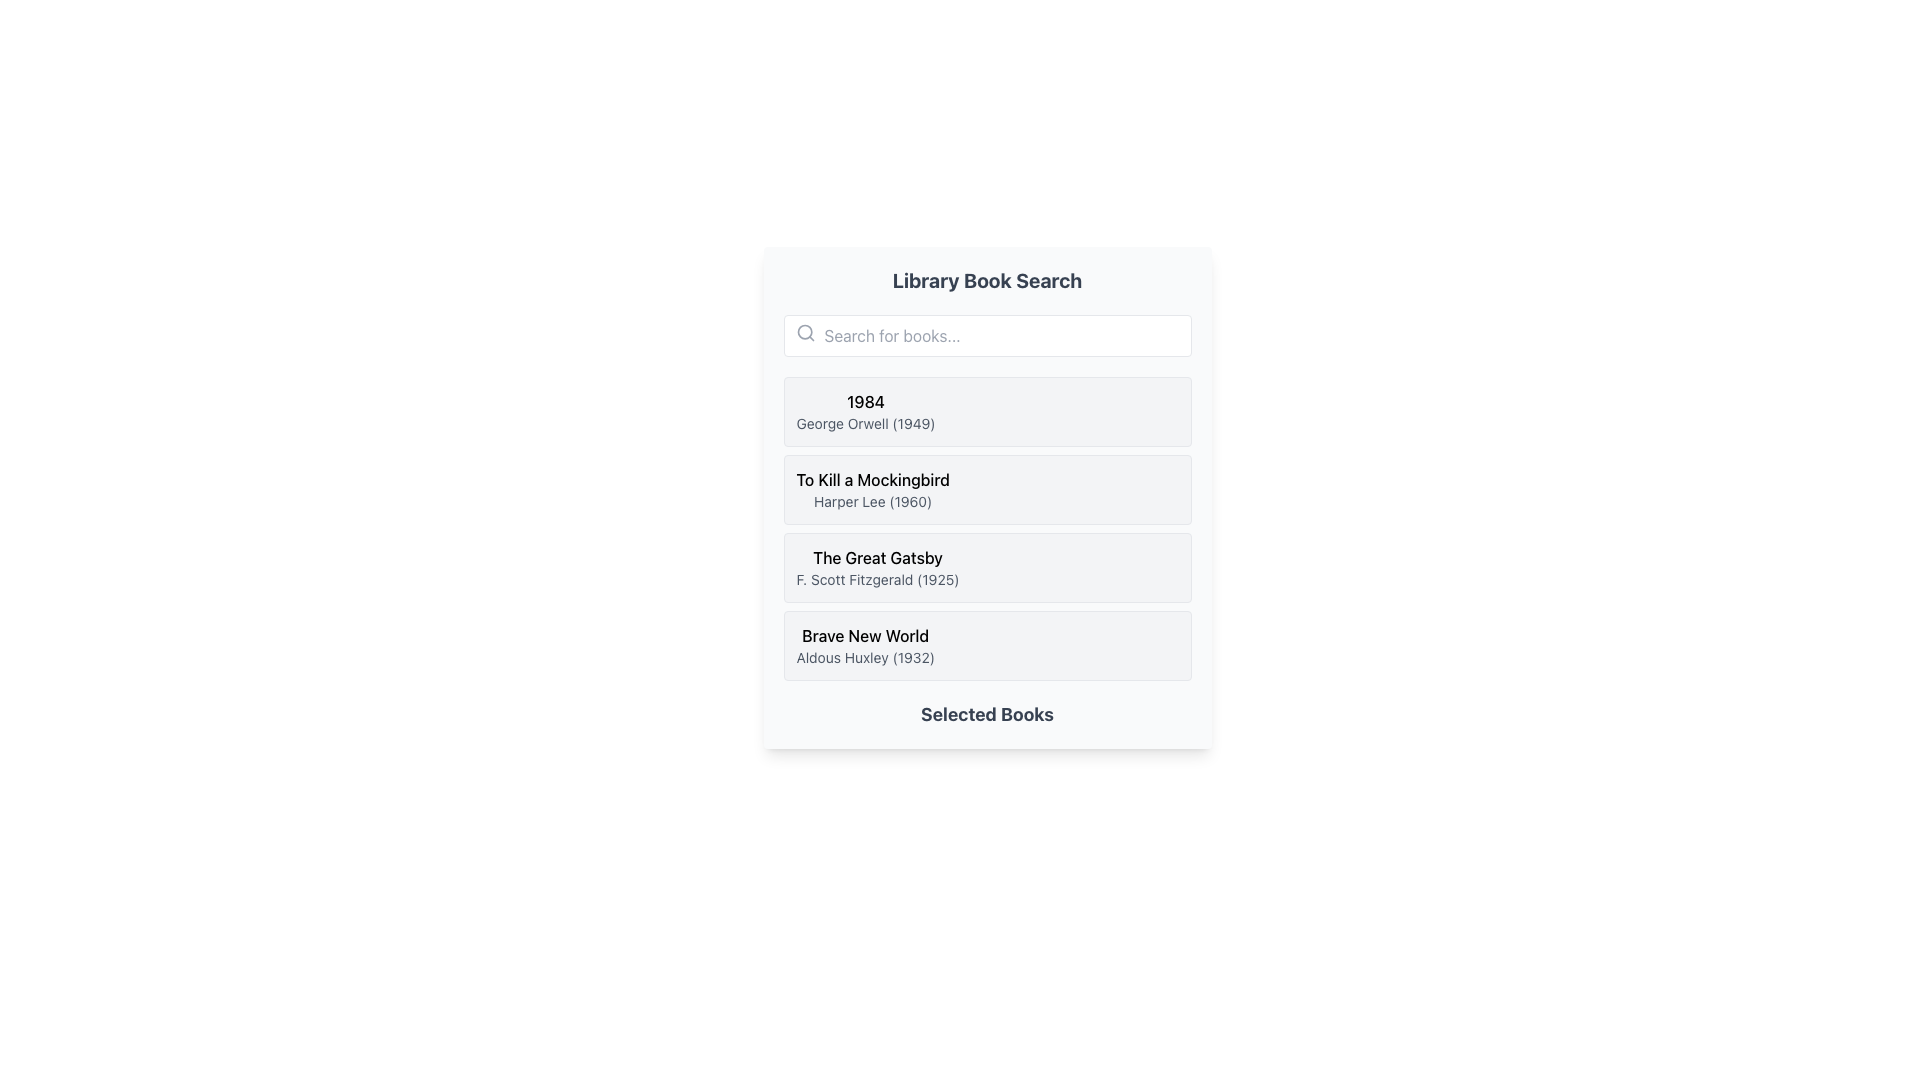 This screenshot has width=1920, height=1080. I want to click on the informational text element containing 'Aldous Huxley (1932)', which is styled in light gray and positioned below the book title 'Brave New World', so click(865, 658).